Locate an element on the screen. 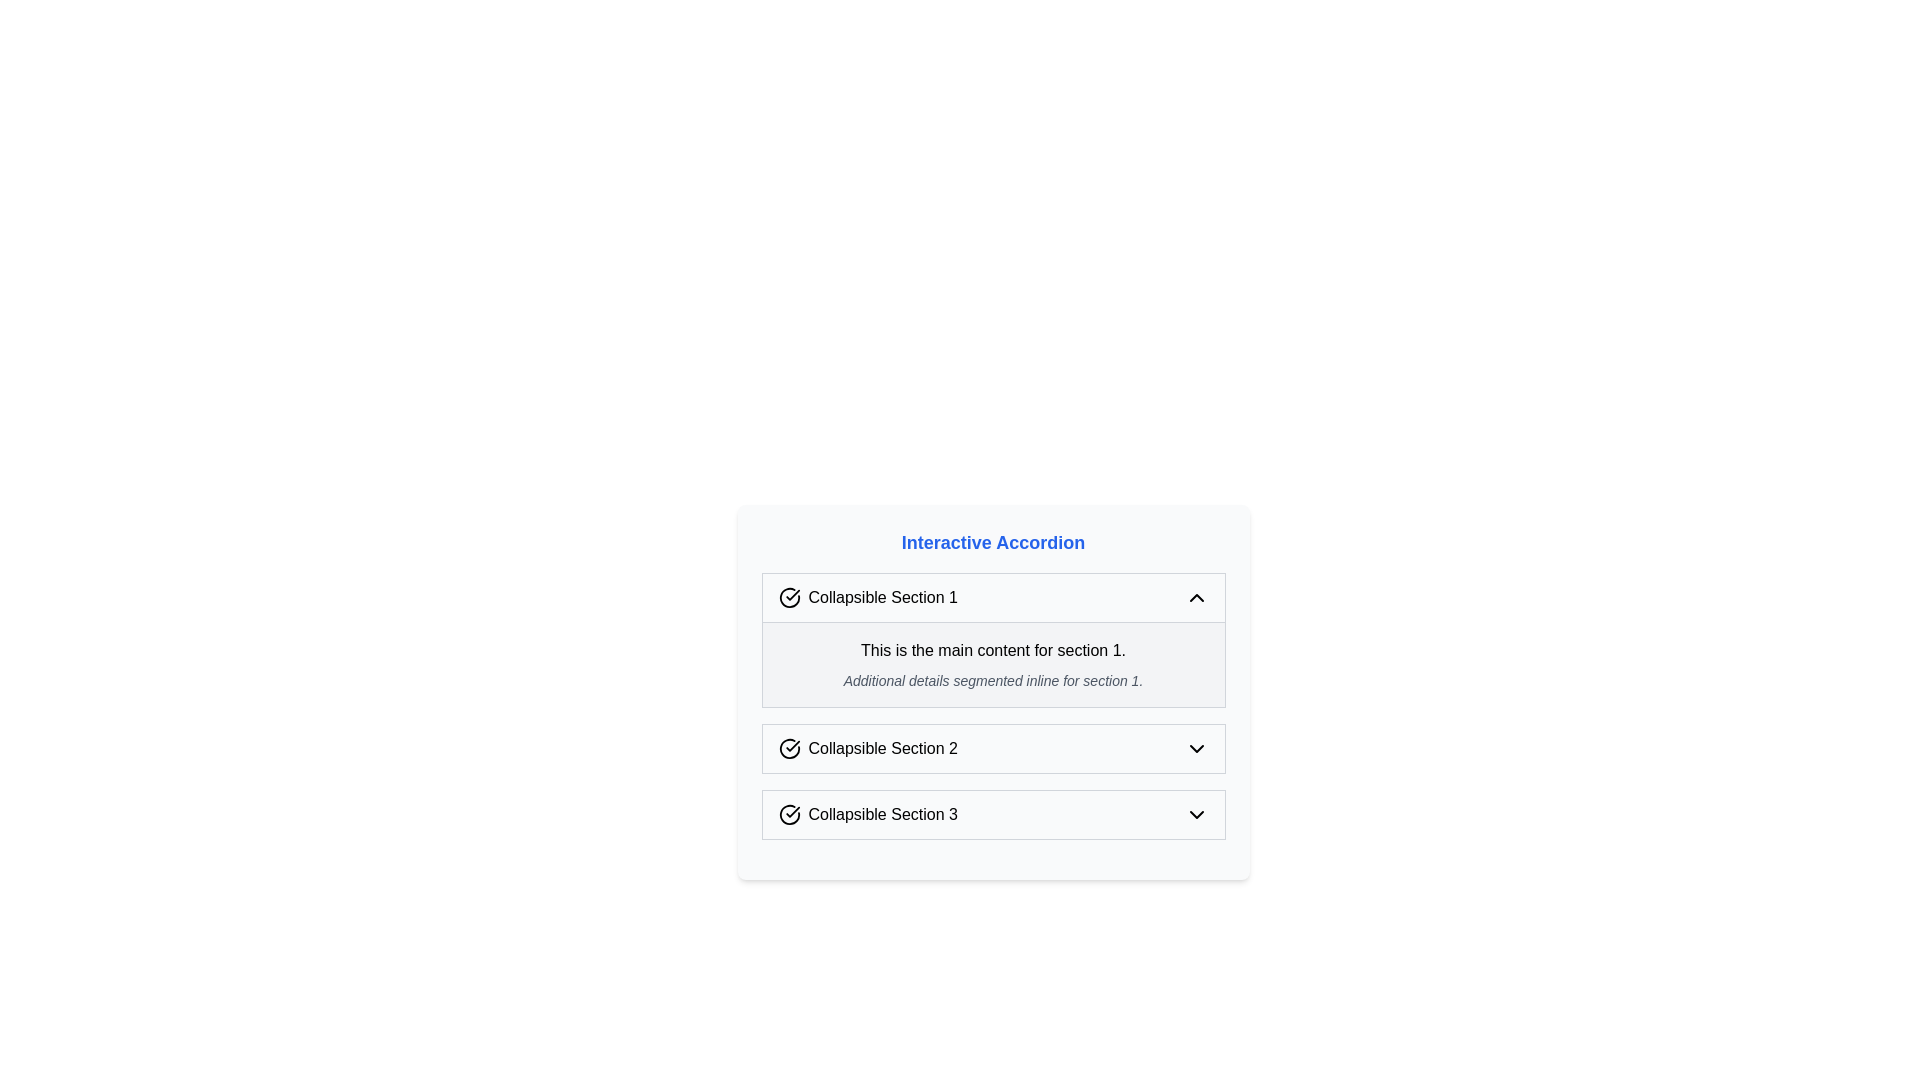  descriptive text of the Accordion panel titled 'Collapsible Section 1' which includes 'This is the main content for section 1.' and 'Additional details segmented inline for section 1.' is located at coordinates (993, 640).